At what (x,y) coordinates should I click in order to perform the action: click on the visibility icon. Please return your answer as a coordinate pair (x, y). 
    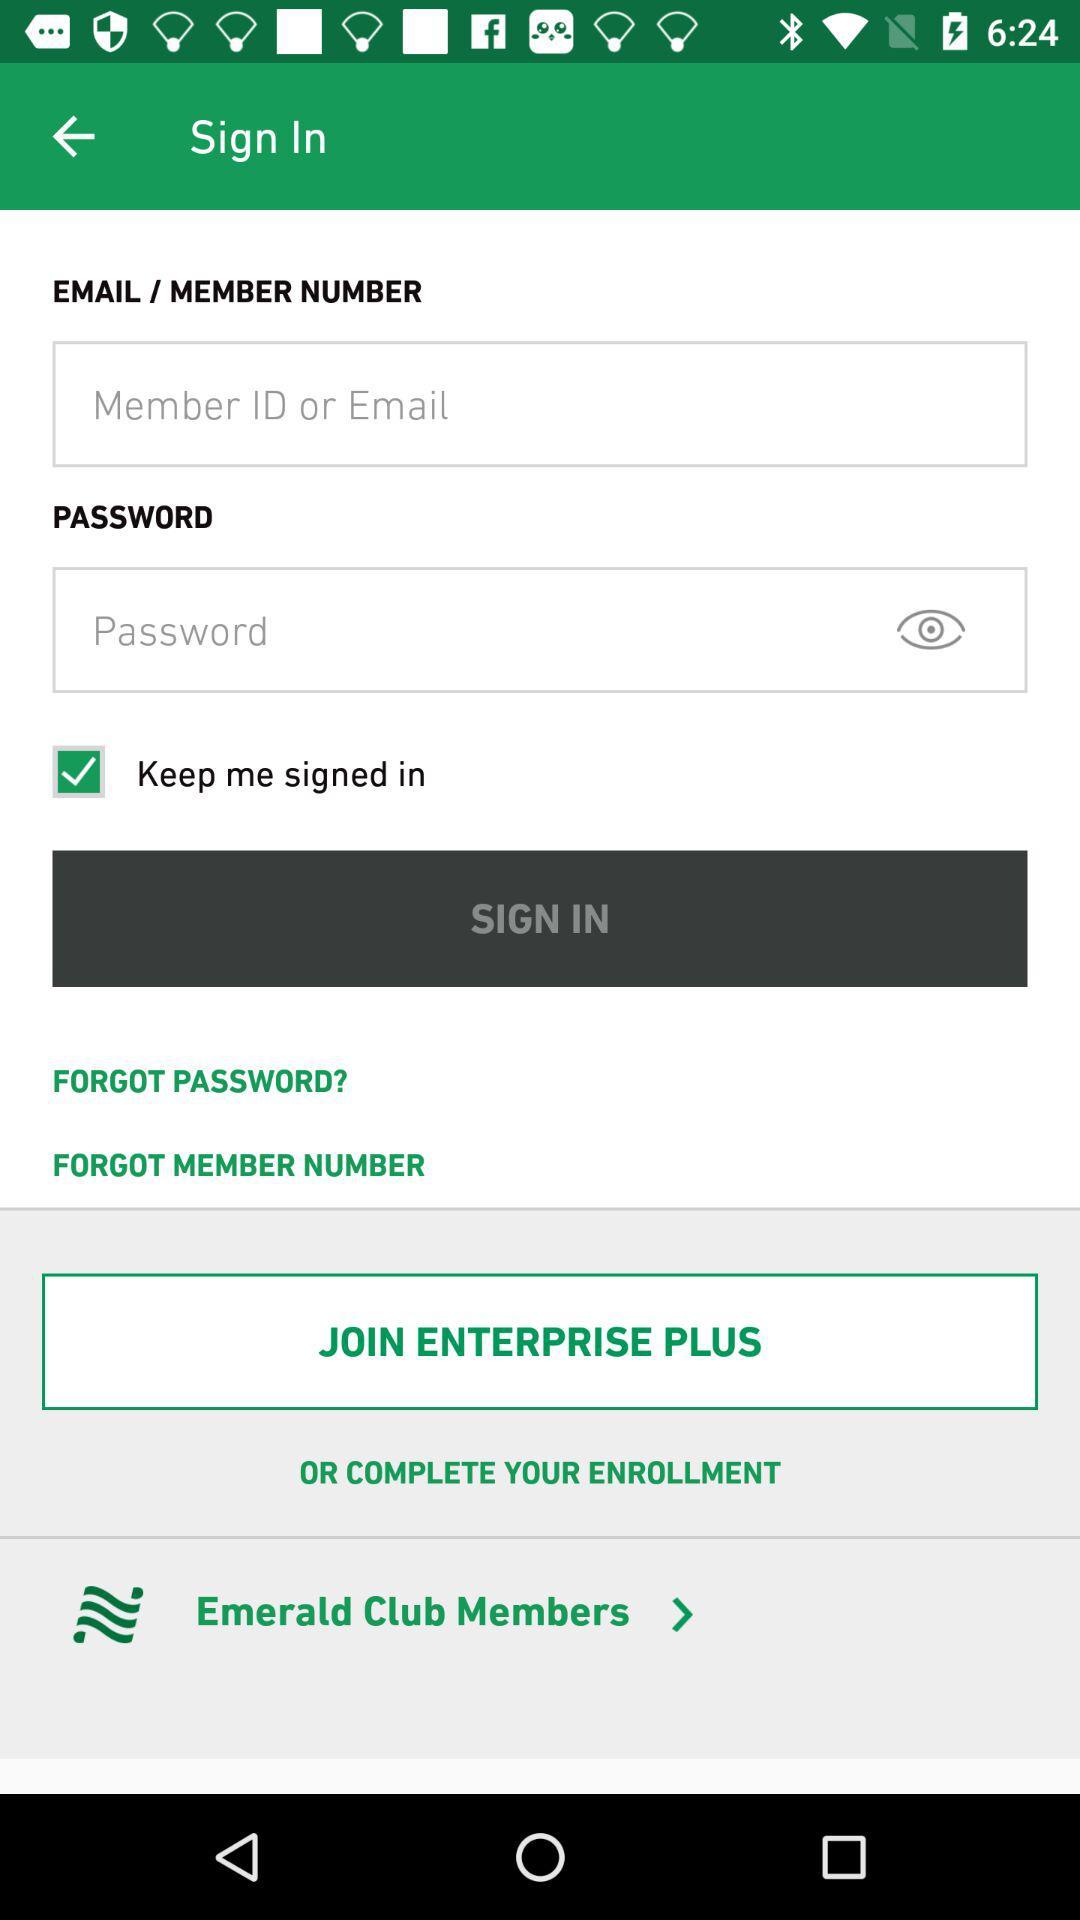
    Looking at the image, I should click on (931, 628).